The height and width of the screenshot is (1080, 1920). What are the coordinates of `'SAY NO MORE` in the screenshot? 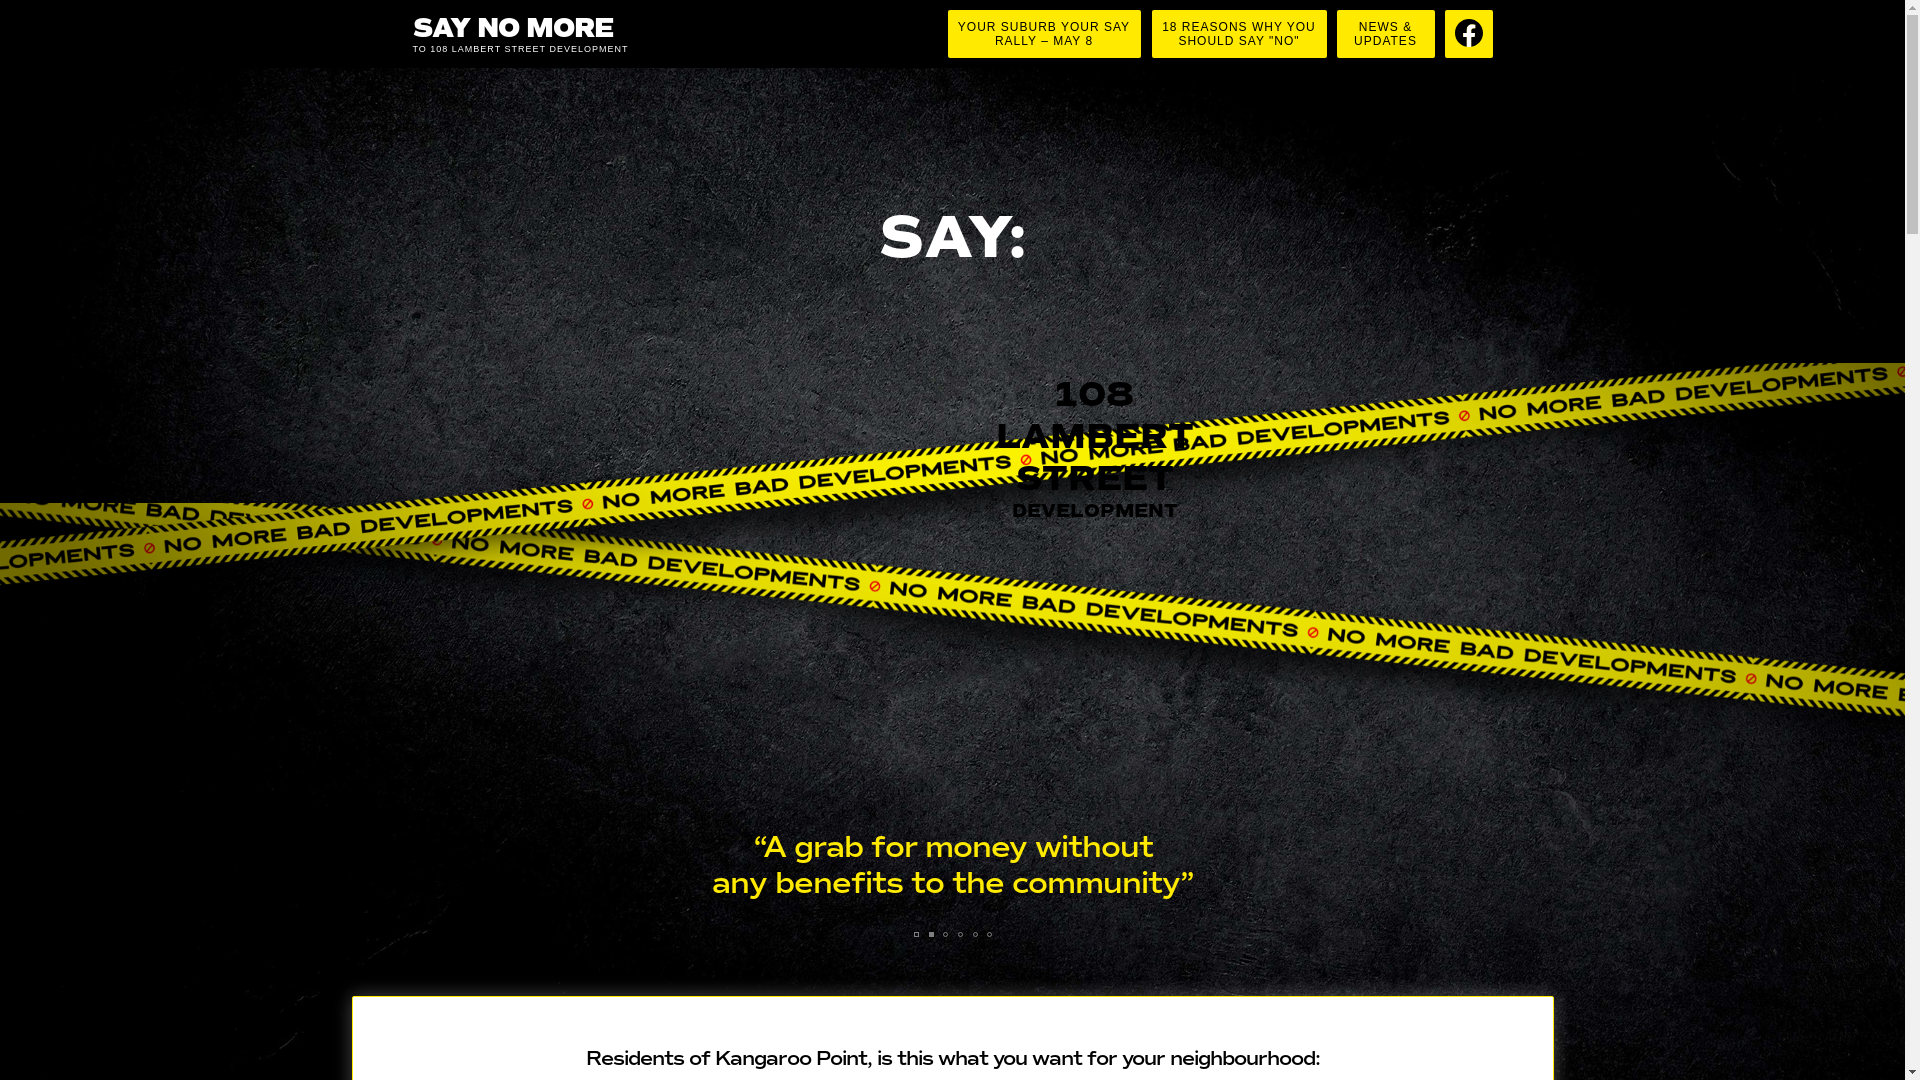 It's located at (552, 34).